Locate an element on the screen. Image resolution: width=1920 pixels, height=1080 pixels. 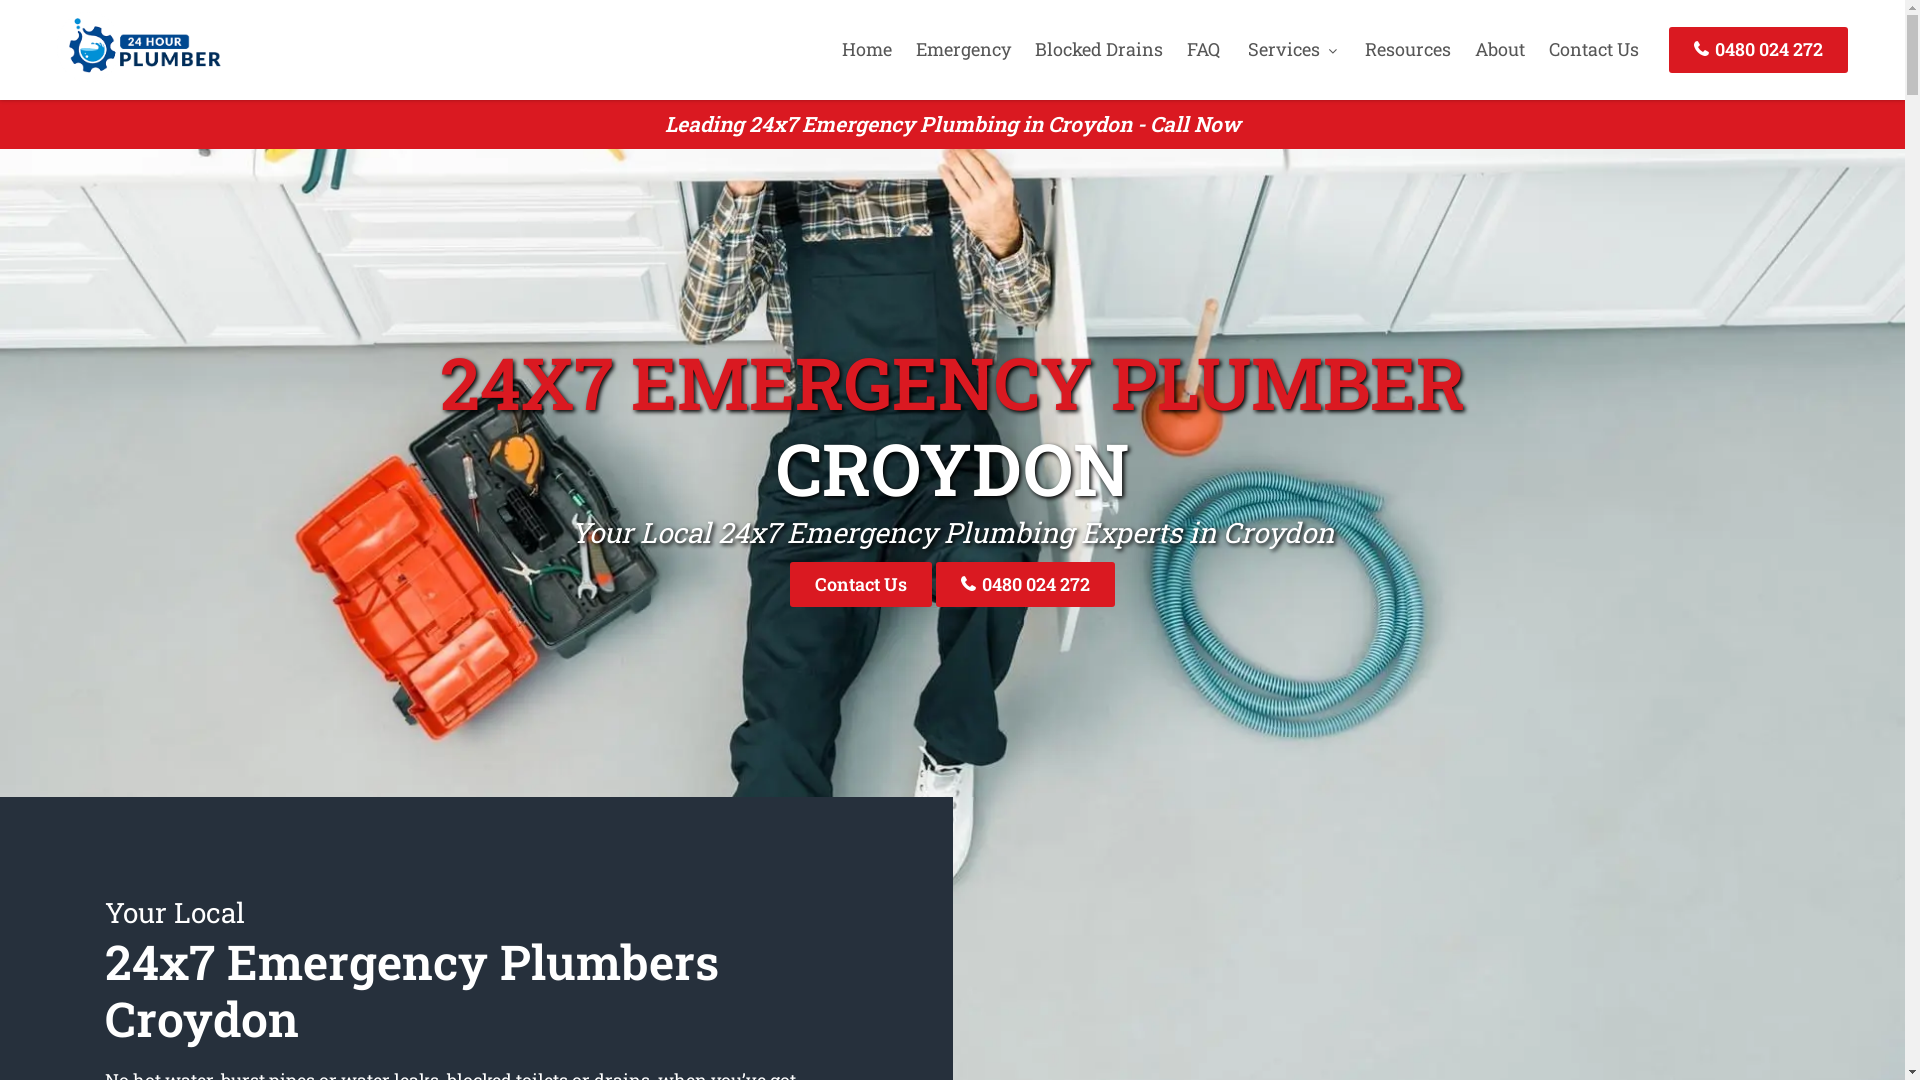
'24 Hour Plumber' is located at coordinates (138, 73).